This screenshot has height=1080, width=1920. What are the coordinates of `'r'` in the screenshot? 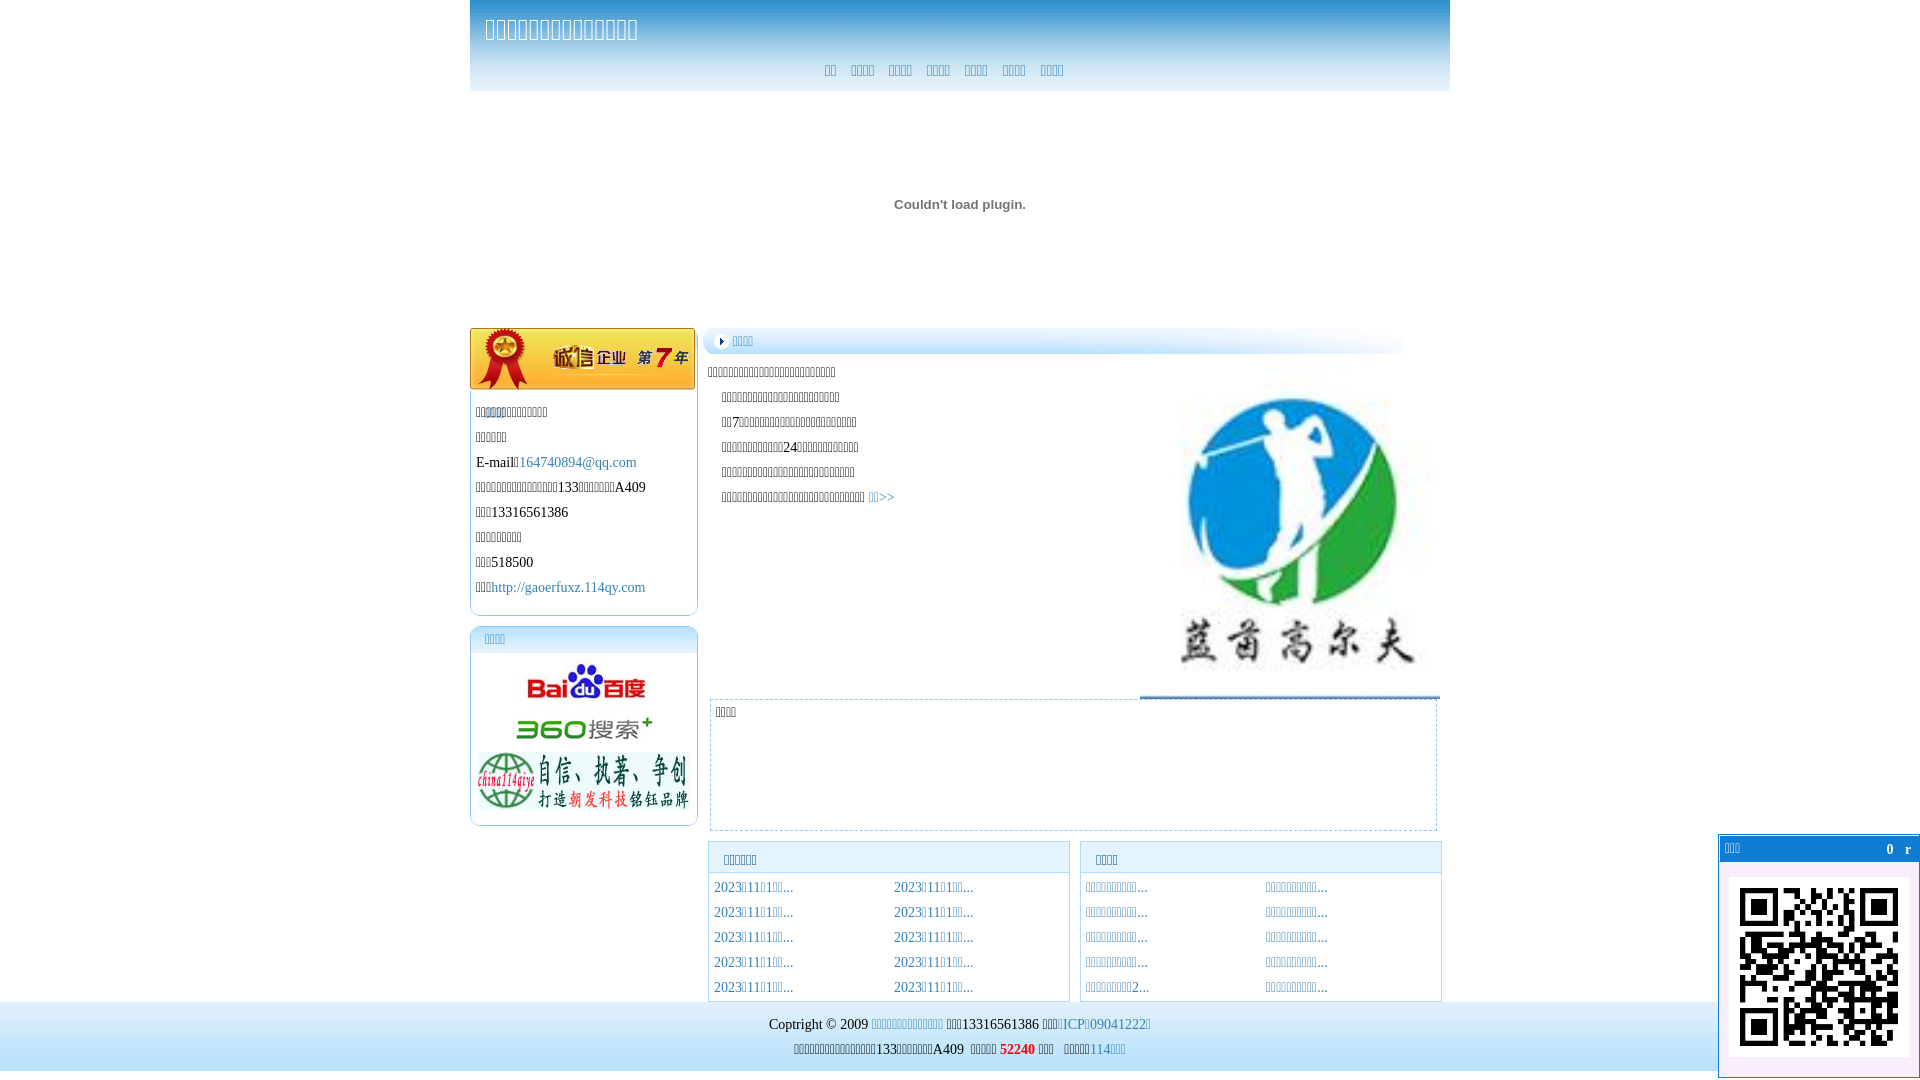 It's located at (1907, 849).